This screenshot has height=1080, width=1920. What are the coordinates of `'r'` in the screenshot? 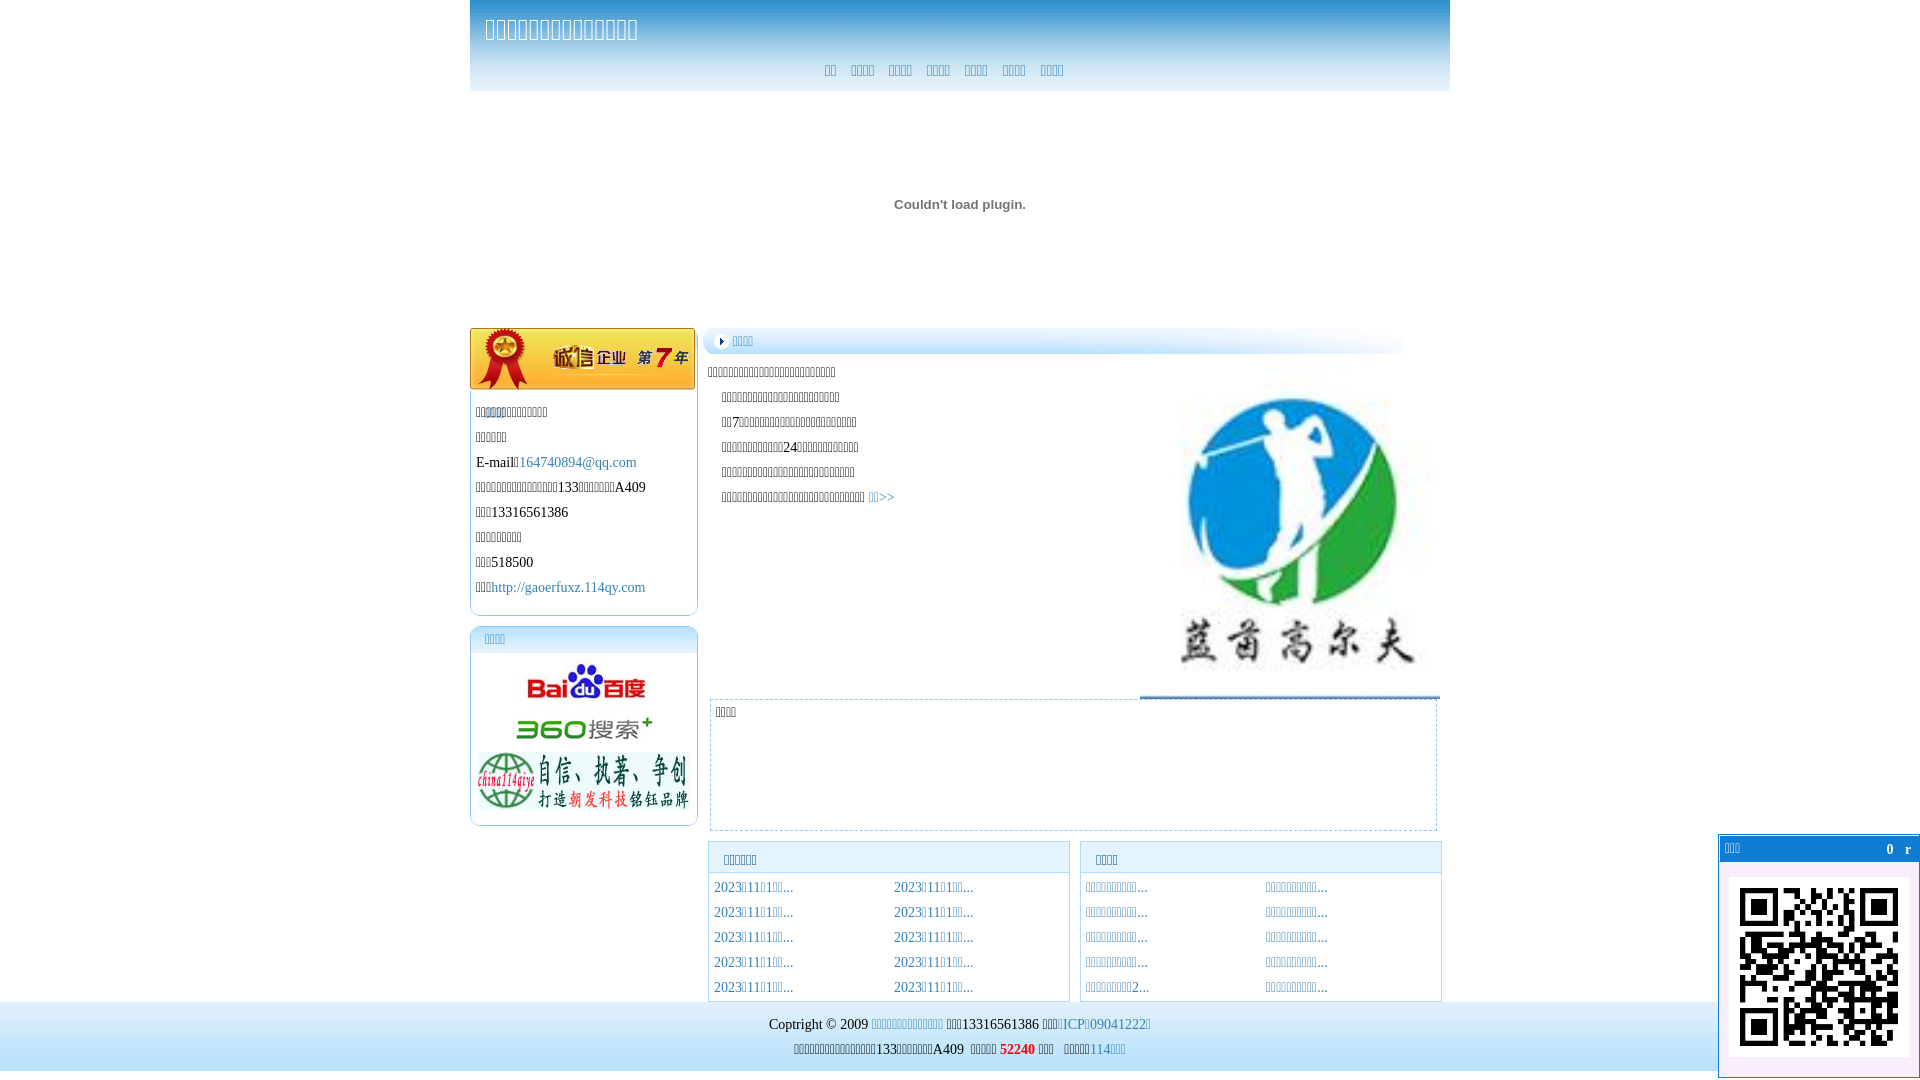 It's located at (1907, 849).